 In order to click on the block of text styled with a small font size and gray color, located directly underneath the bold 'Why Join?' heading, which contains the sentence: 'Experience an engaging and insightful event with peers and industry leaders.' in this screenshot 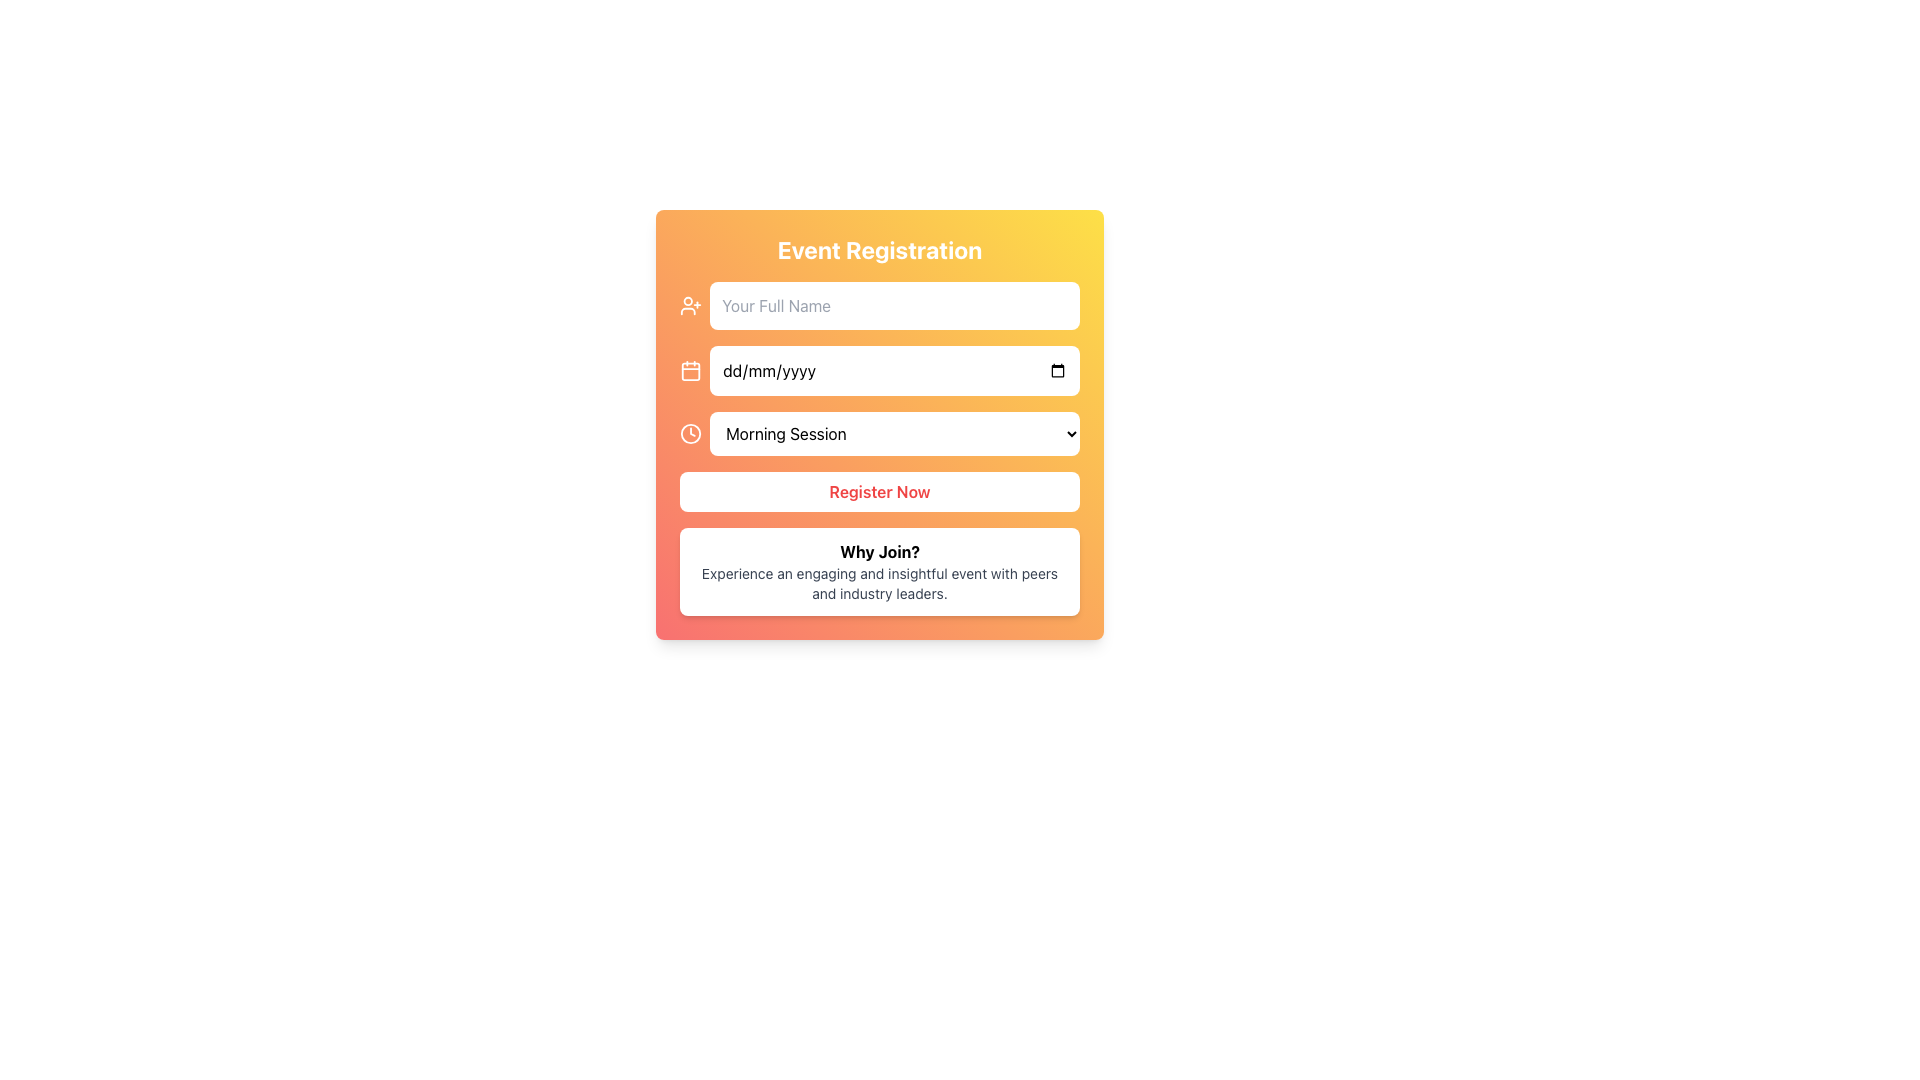, I will do `click(879, 583)`.